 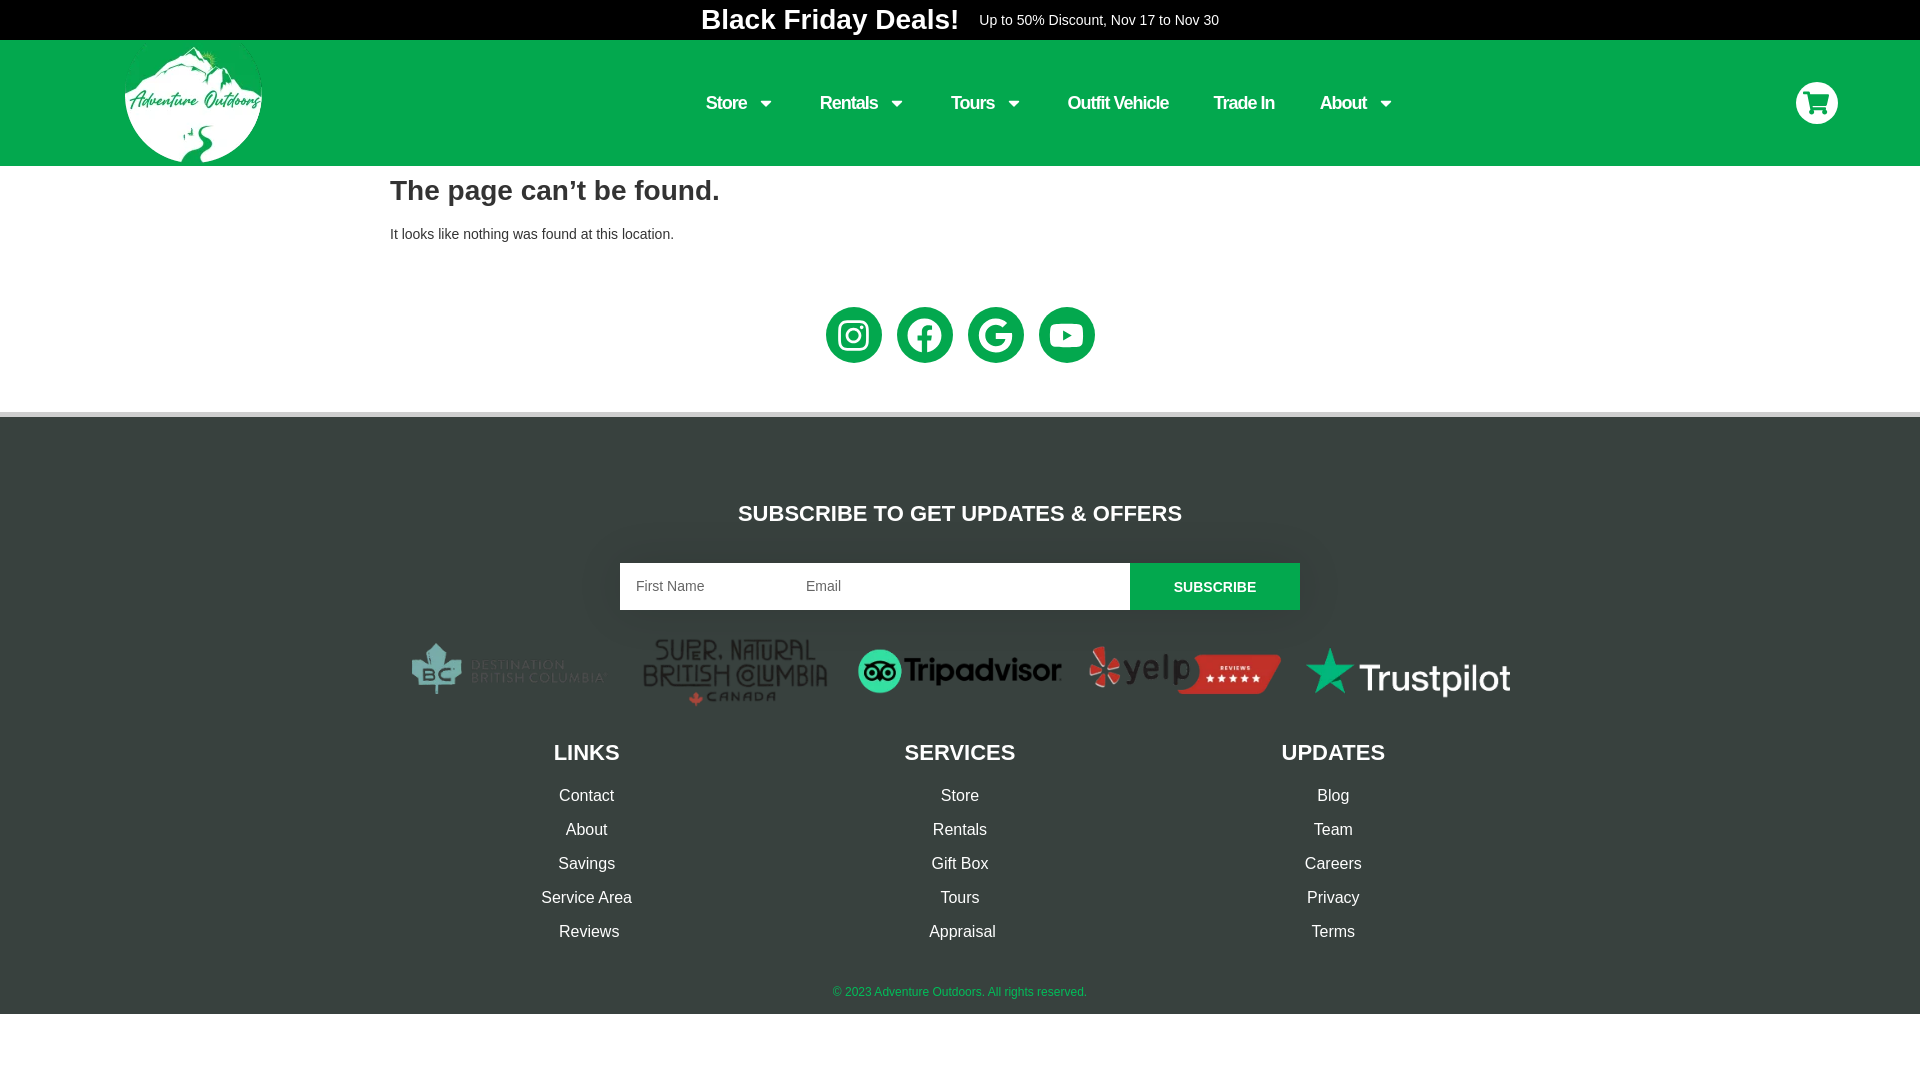 I want to click on 'Tours', so click(x=987, y=103).